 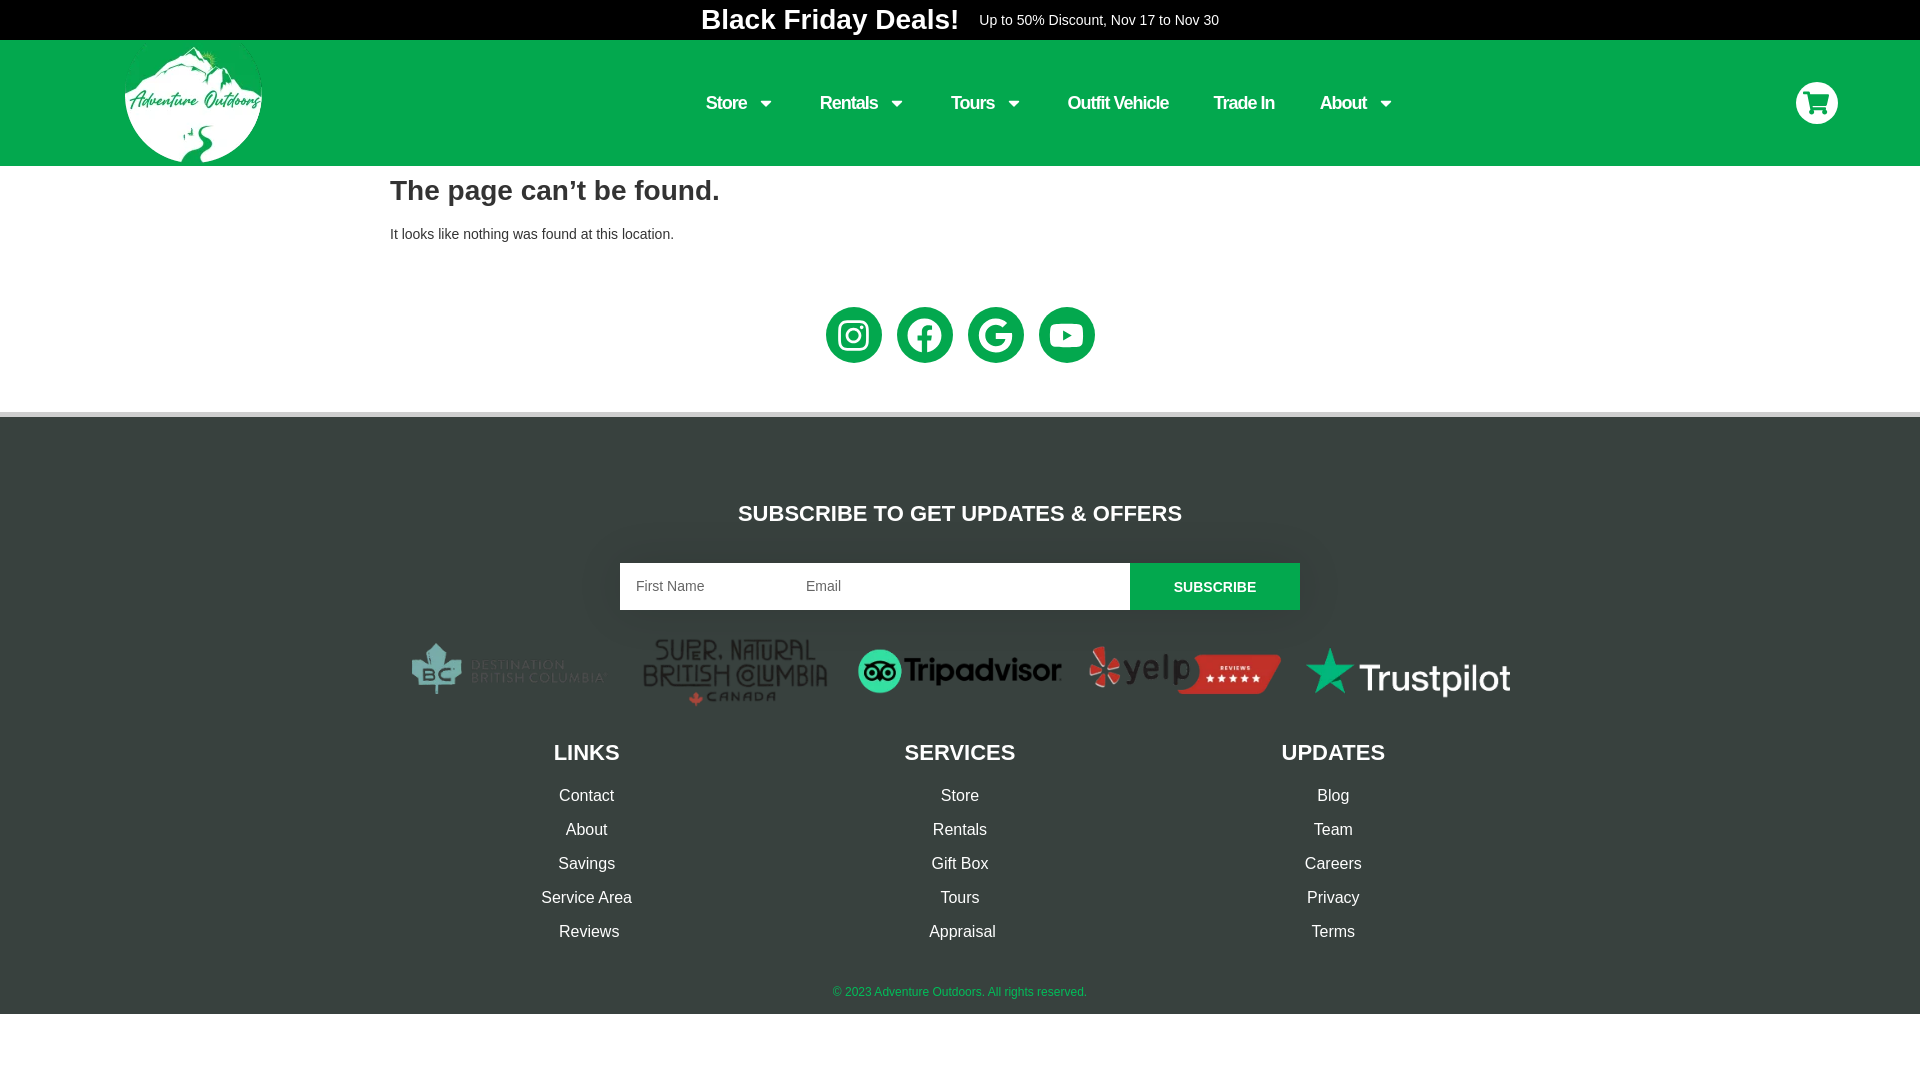 I want to click on 'Tours', so click(x=987, y=103).